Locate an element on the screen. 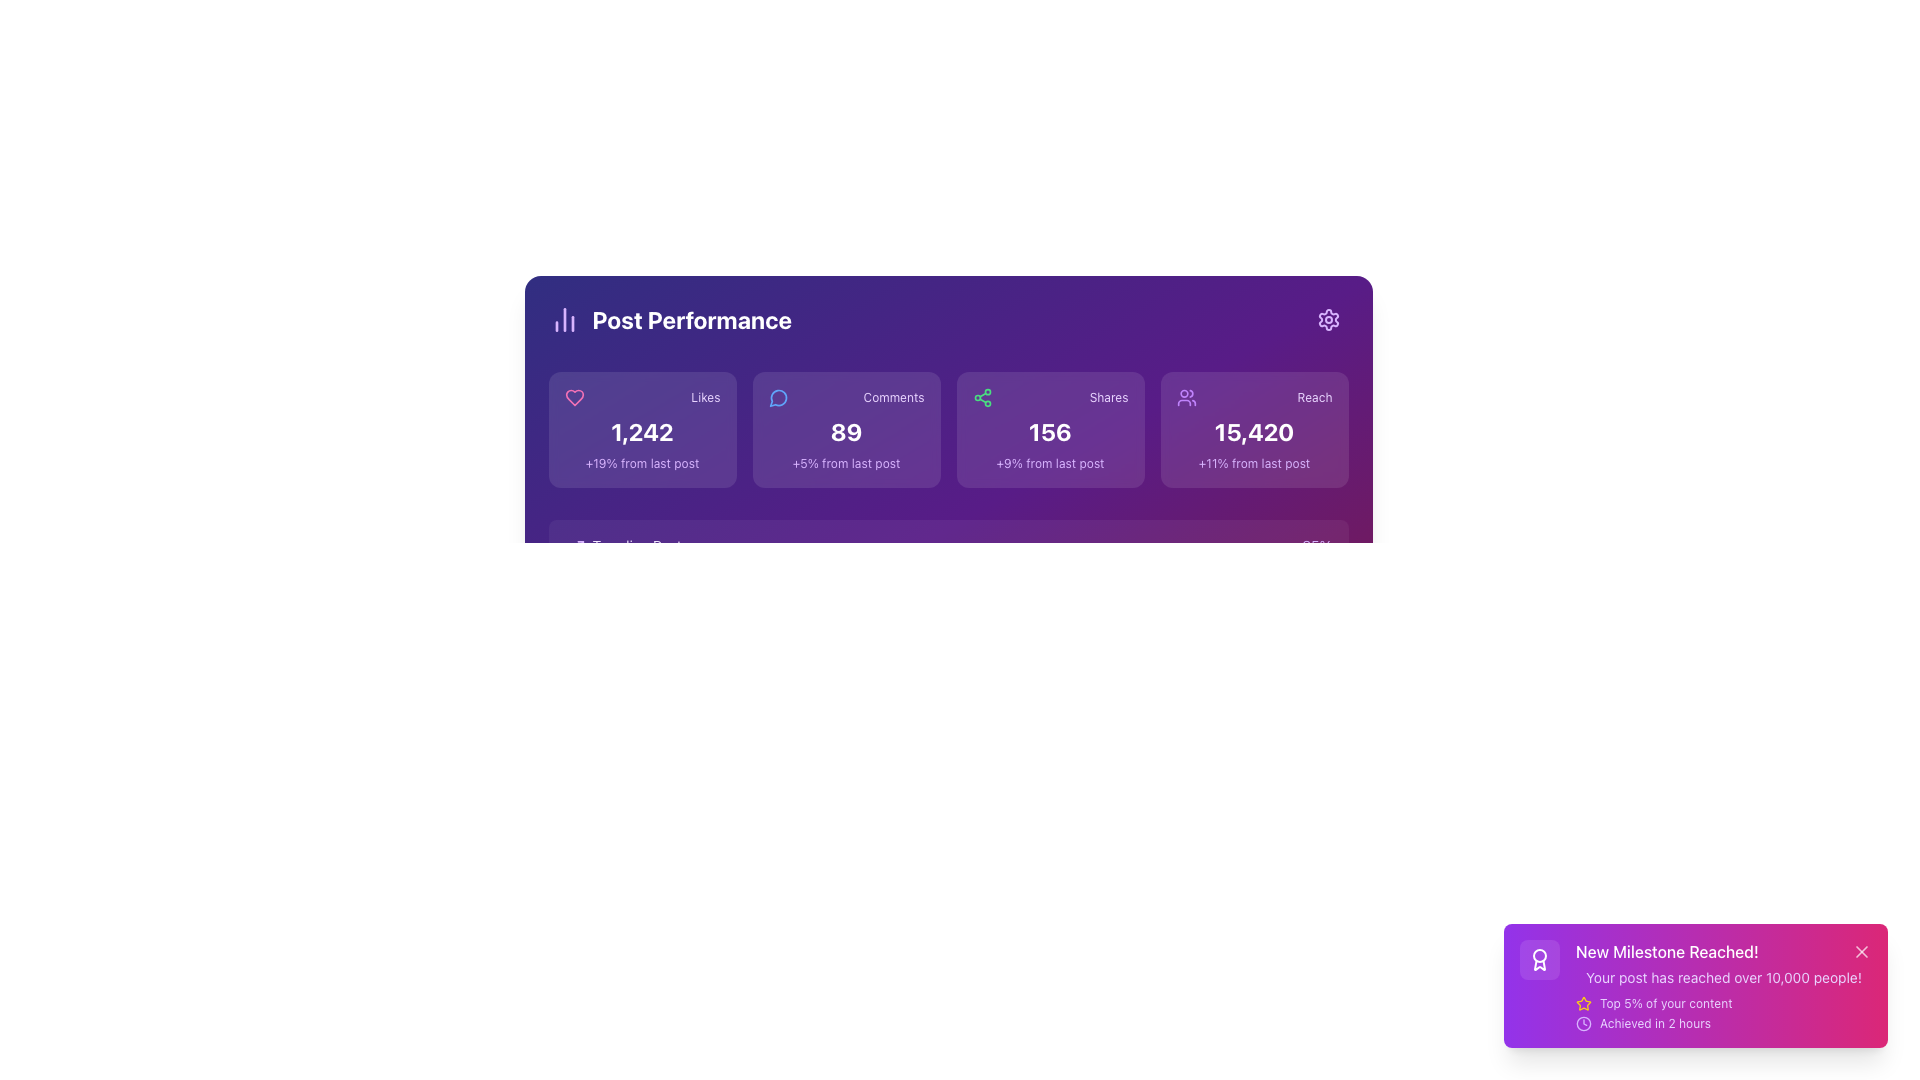 The image size is (1920, 1080). the static text label that reads 'Top 5% of your content', which is styled with a small, light purple font and is located in the lower right corner of the notification panel, above a timestamp and to the right of a star icon is located at coordinates (1666, 1003).